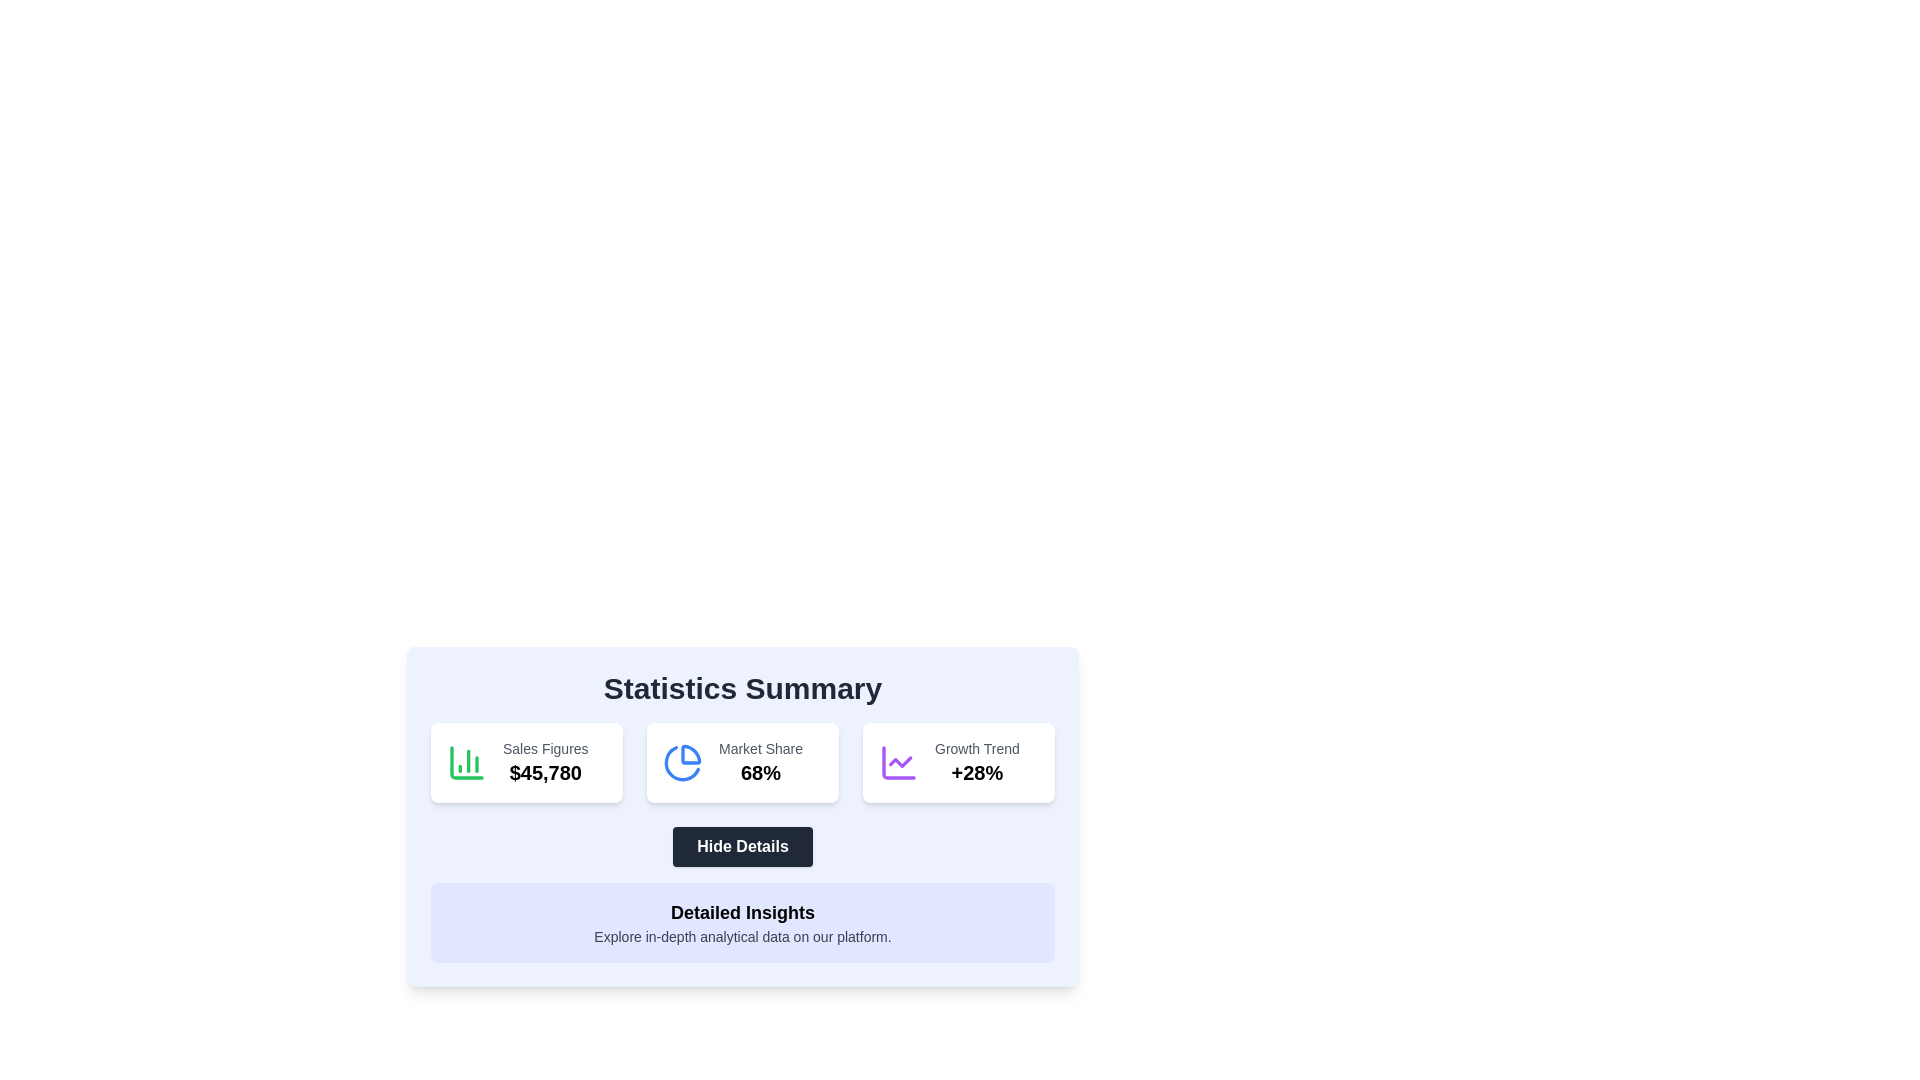 This screenshot has width=1920, height=1080. Describe the element at coordinates (760, 763) in the screenshot. I see `displayed data from the 'Market Share' statistical information display, which shows 'Market Share' in a smaller font and '68%' in a bold format, located in the Statistics Summary section` at that location.